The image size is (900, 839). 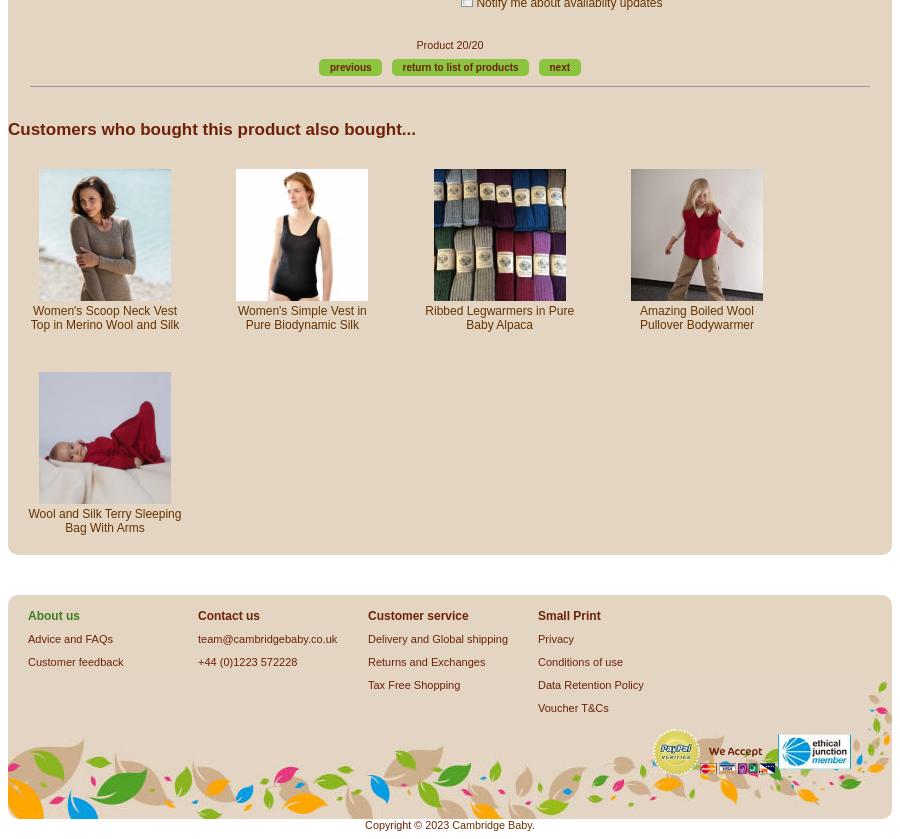 I want to click on 'Women's Scoop Neck Vest Top in Merino Wool and Silk', so click(x=103, y=316).